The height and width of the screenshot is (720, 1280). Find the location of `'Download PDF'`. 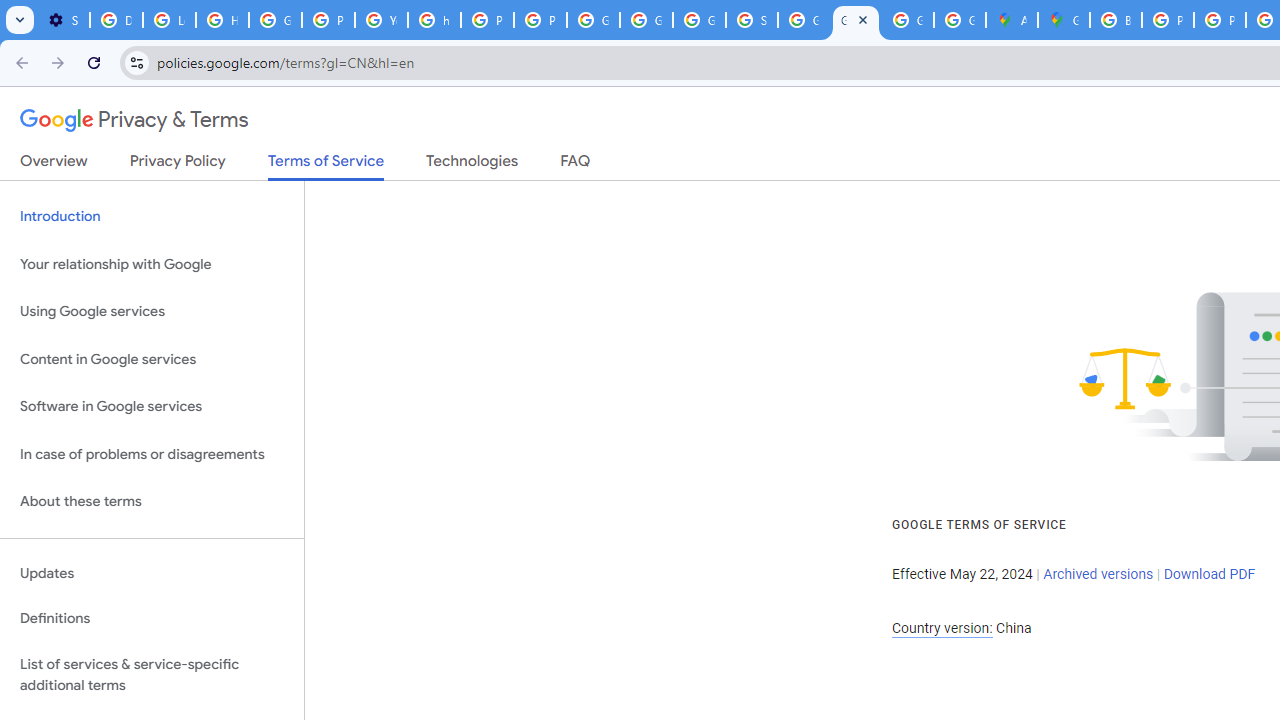

'Download PDF' is located at coordinates (1208, 574).